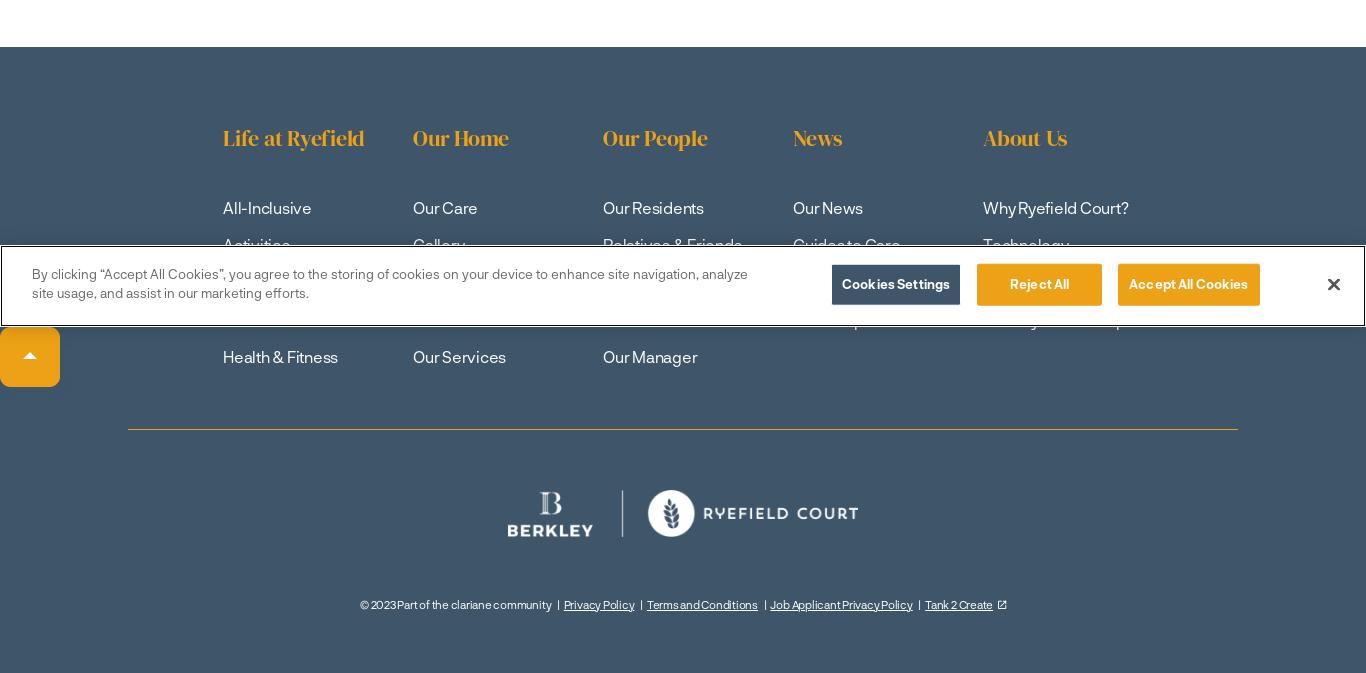  Describe the element at coordinates (444, 205) in the screenshot. I see `'Our Care'` at that location.